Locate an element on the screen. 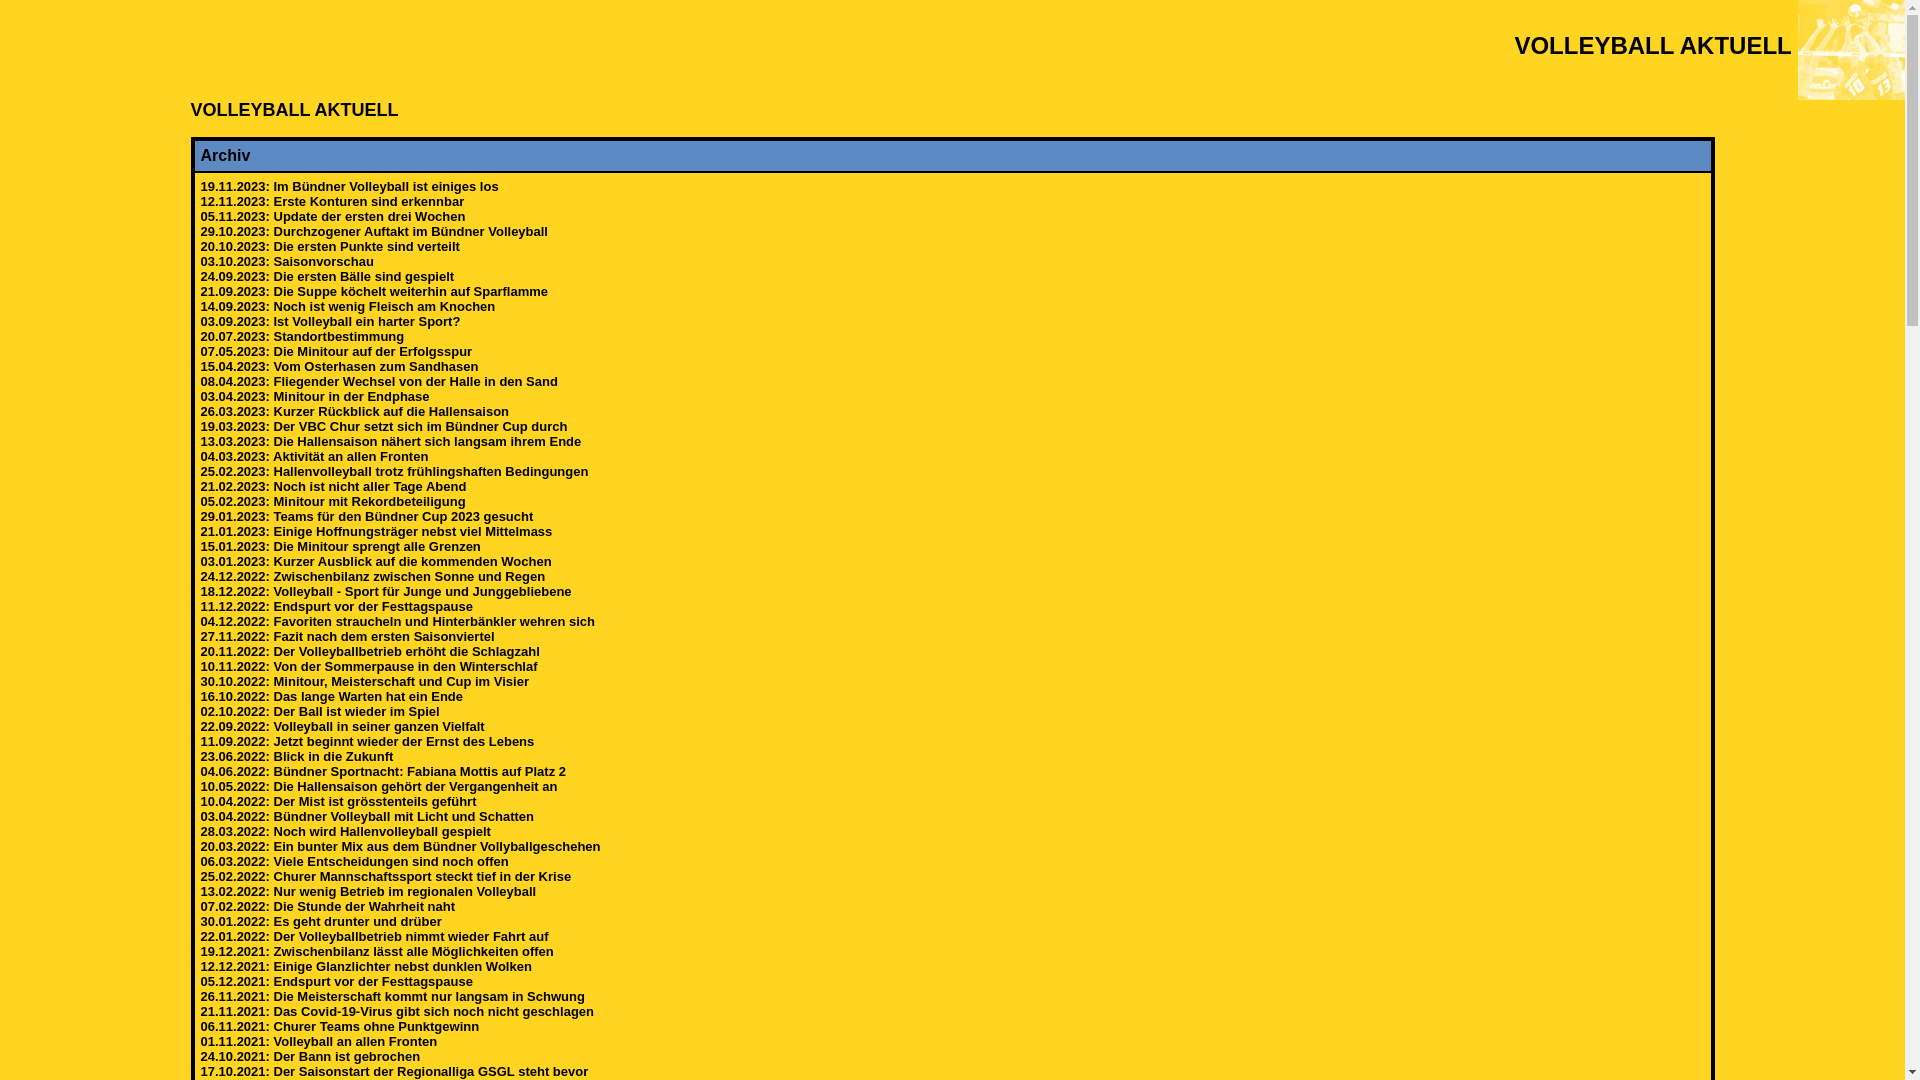  '03.01.2023: Kurzer Ausblick auf die kommenden Wochen' is located at coordinates (375, 561).